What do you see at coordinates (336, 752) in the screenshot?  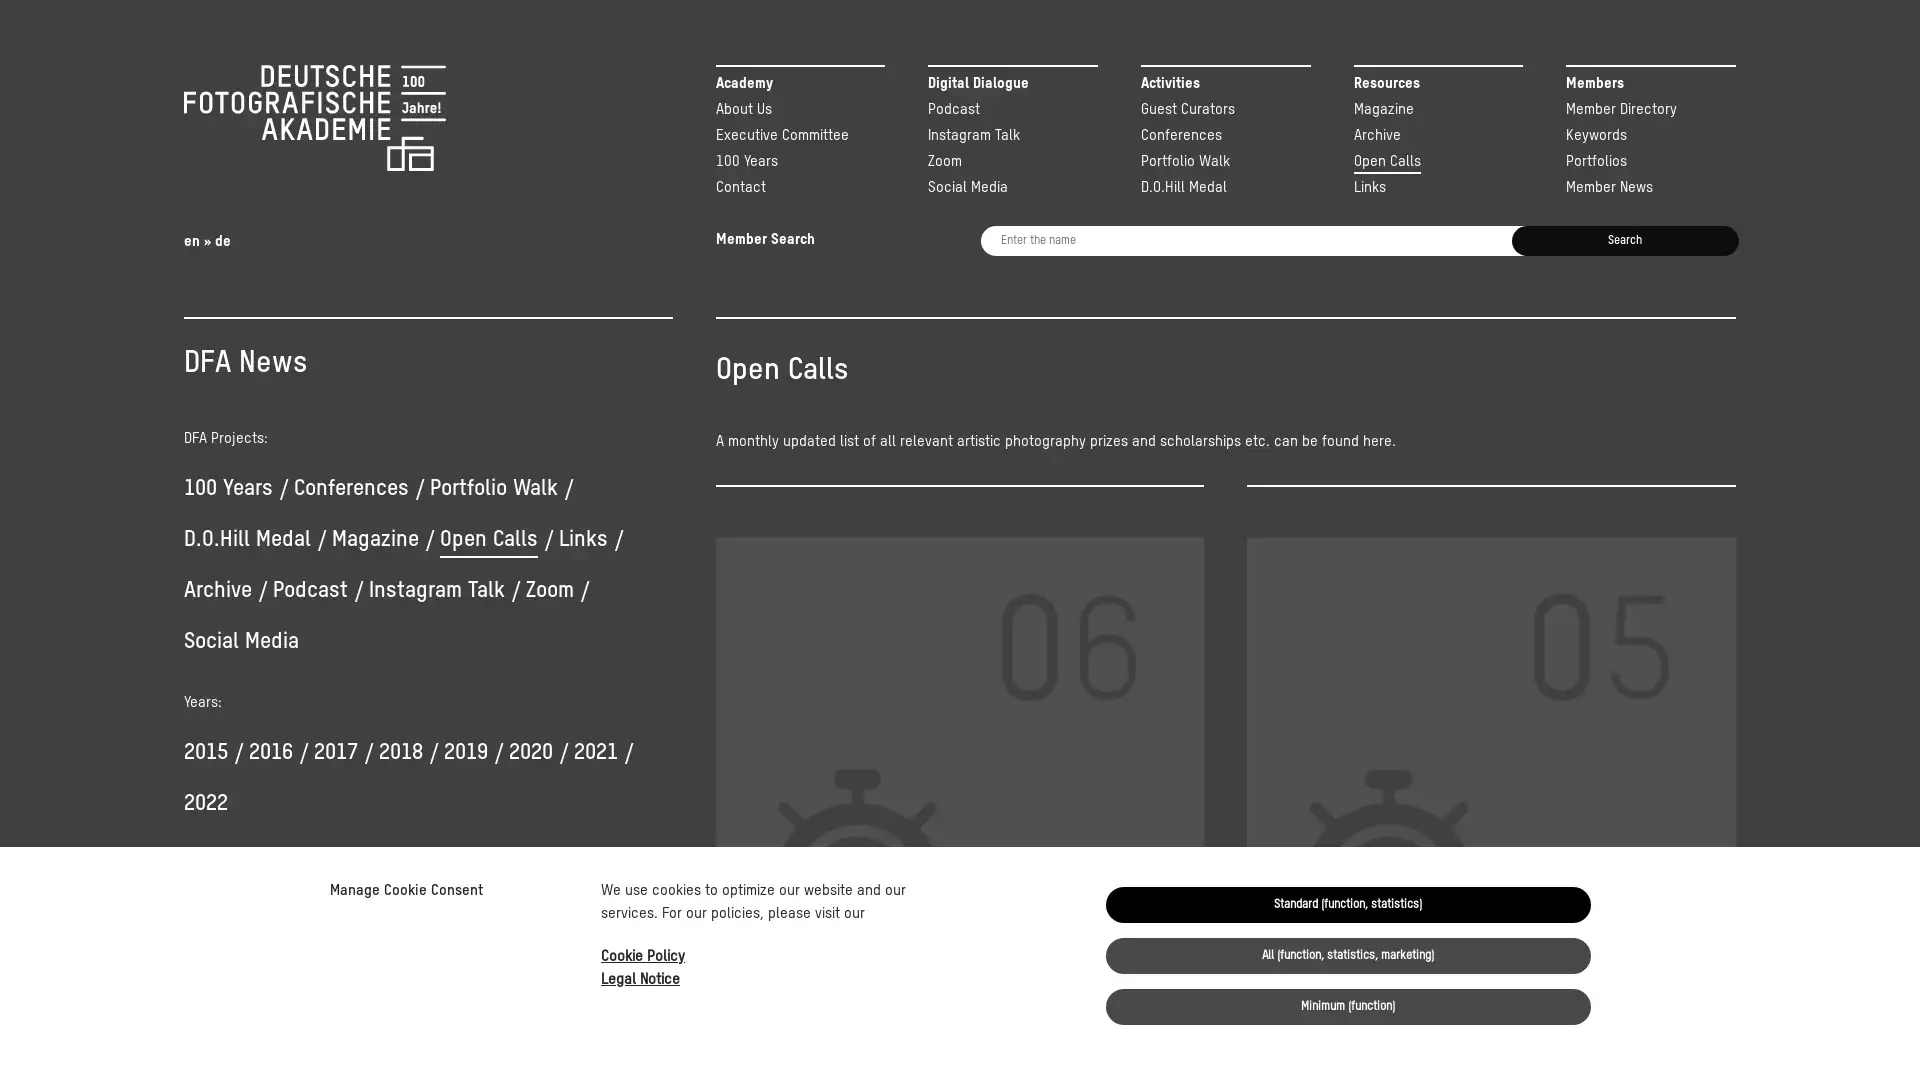 I see `2017` at bounding box center [336, 752].